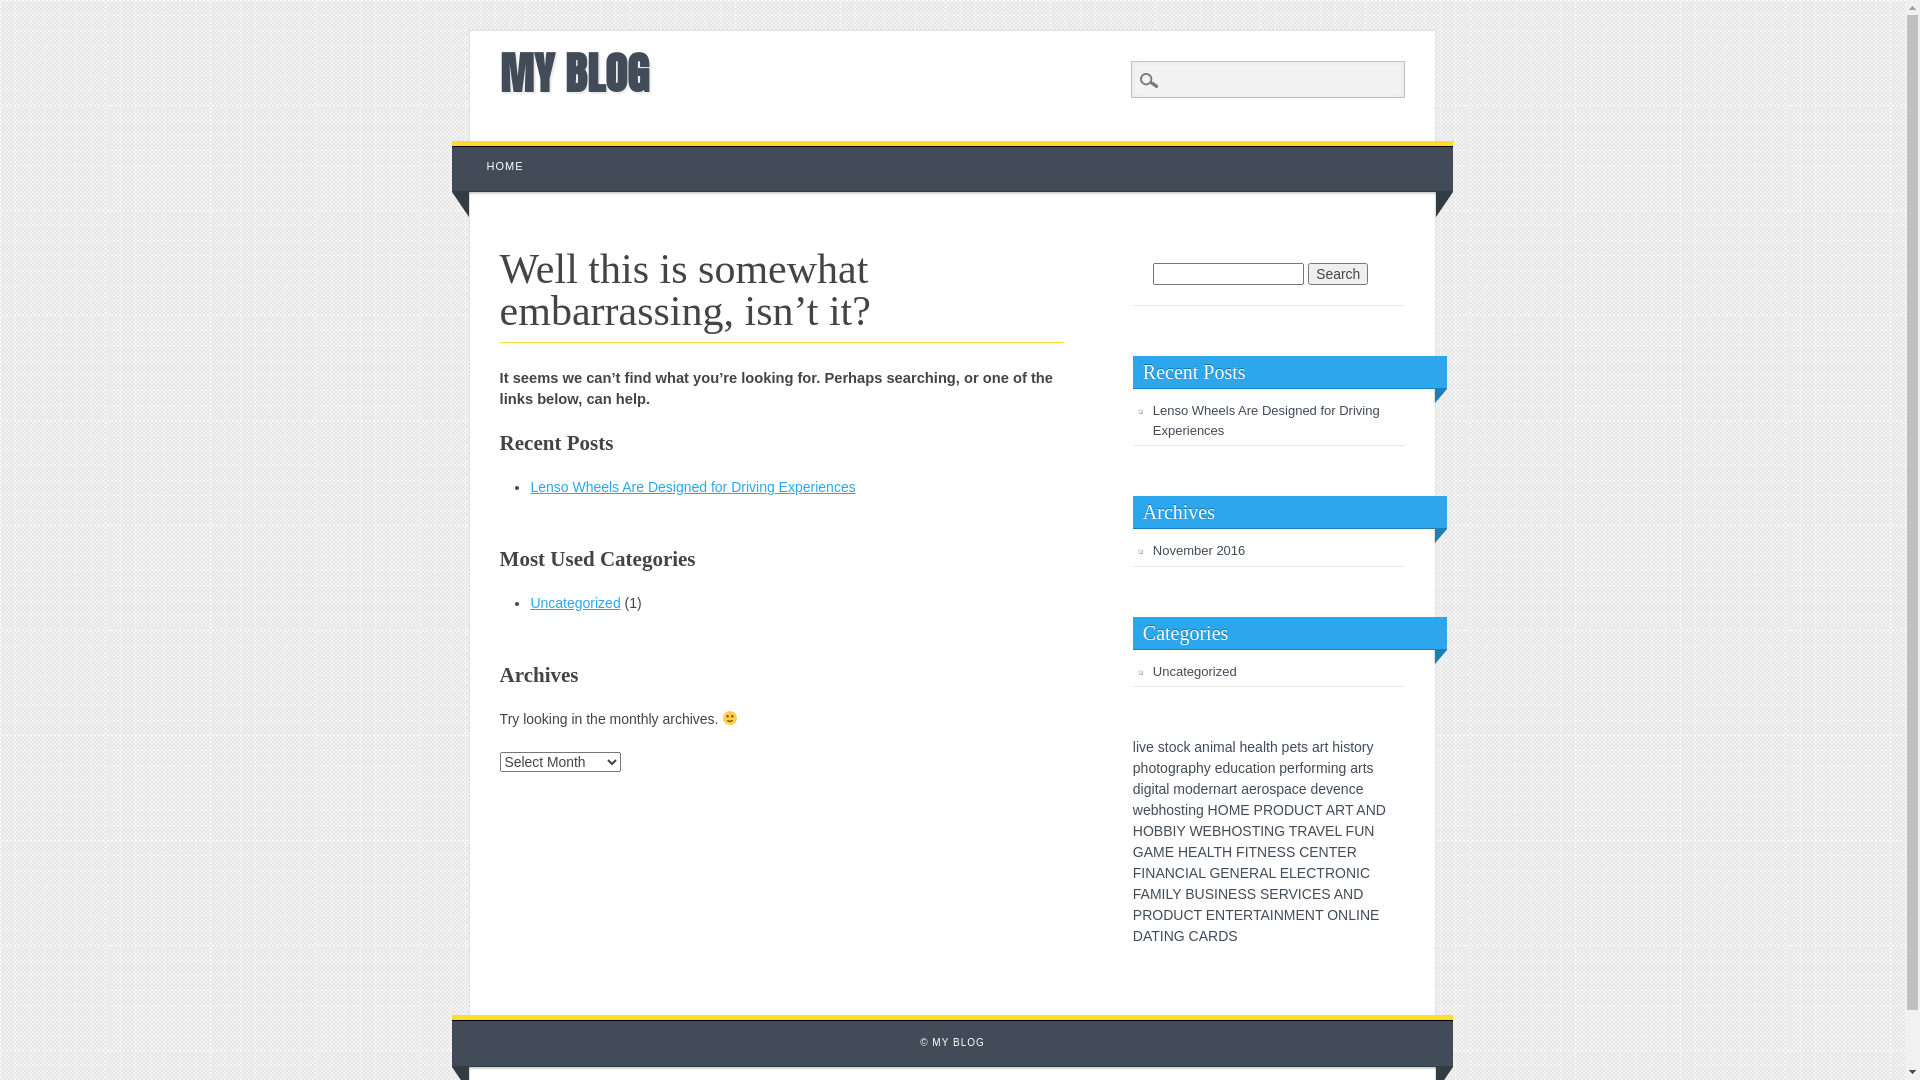 The height and width of the screenshot is (1080, 1920). Describe the element at coordinates (1165, 893) in the screenshot. I see `'L'` at that location.